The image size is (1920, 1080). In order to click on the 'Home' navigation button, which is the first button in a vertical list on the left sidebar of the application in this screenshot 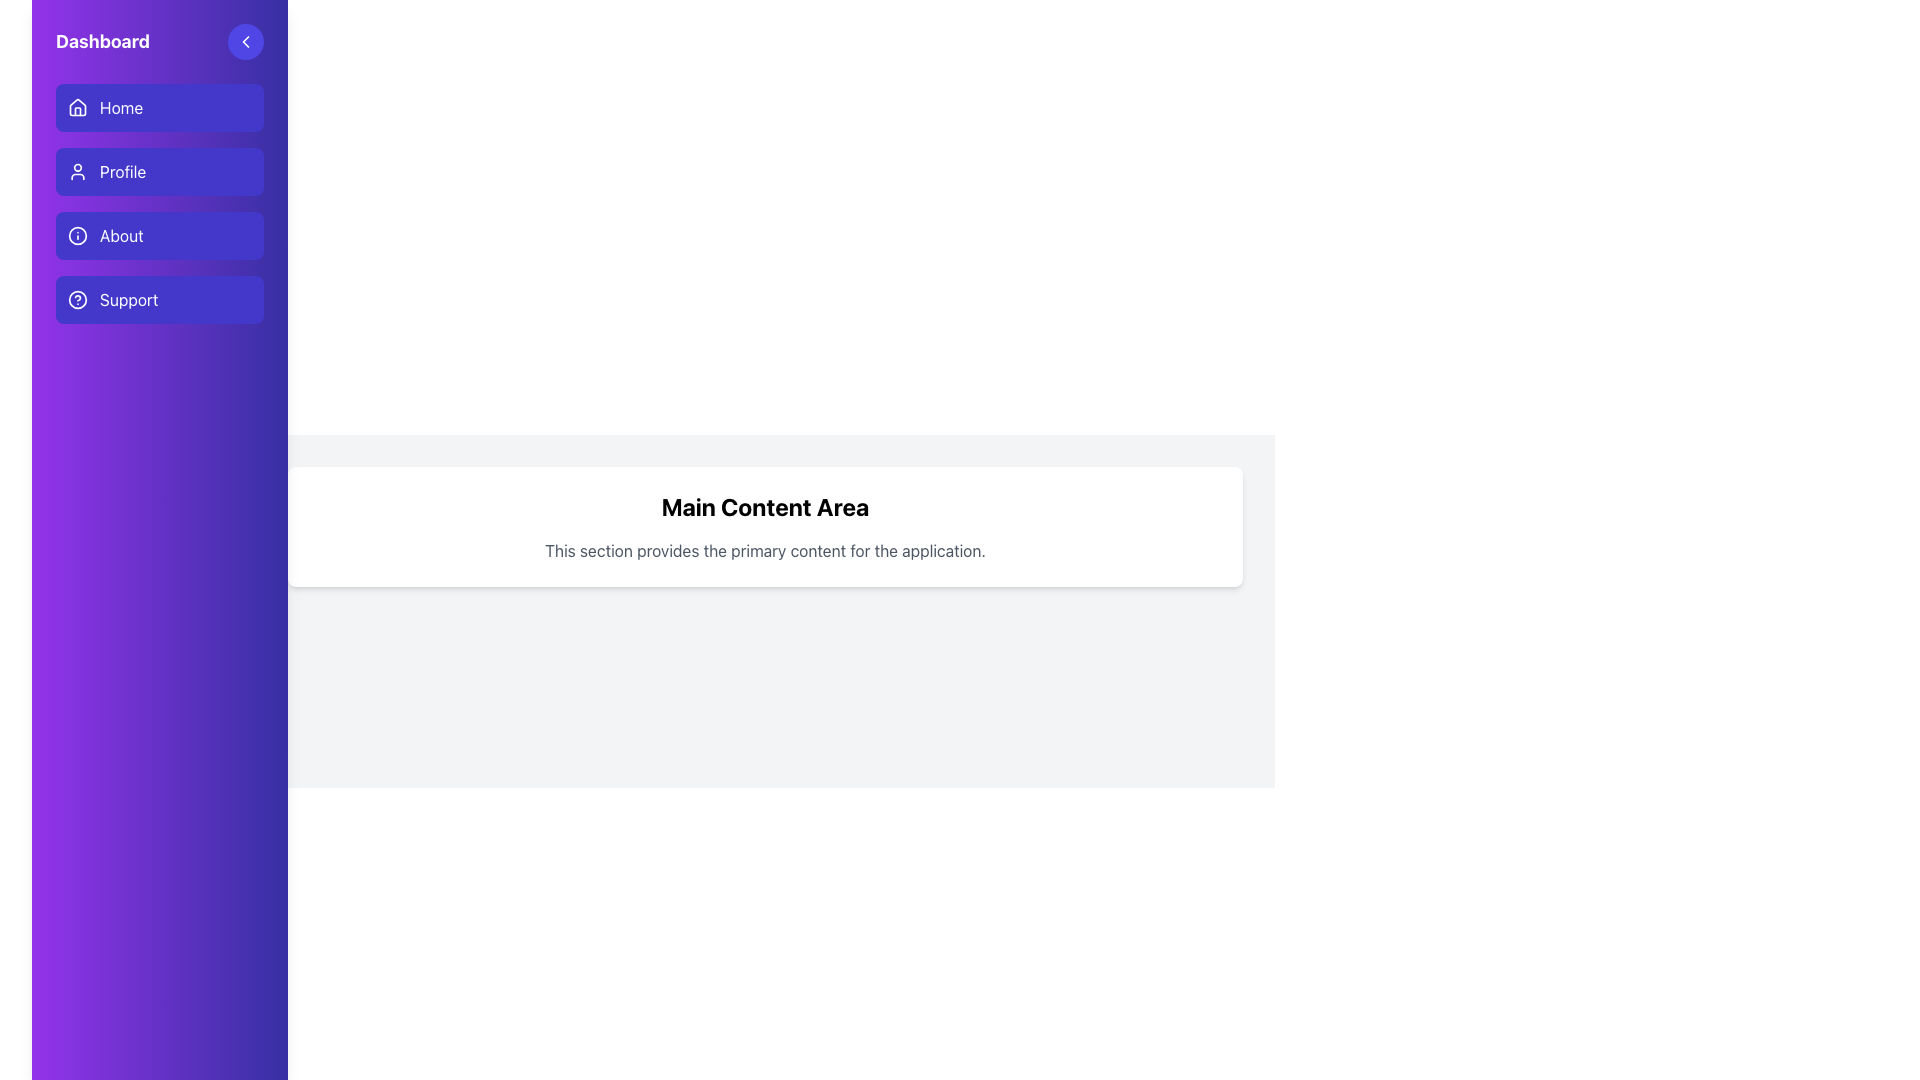, I will do `click(158, 108)`.